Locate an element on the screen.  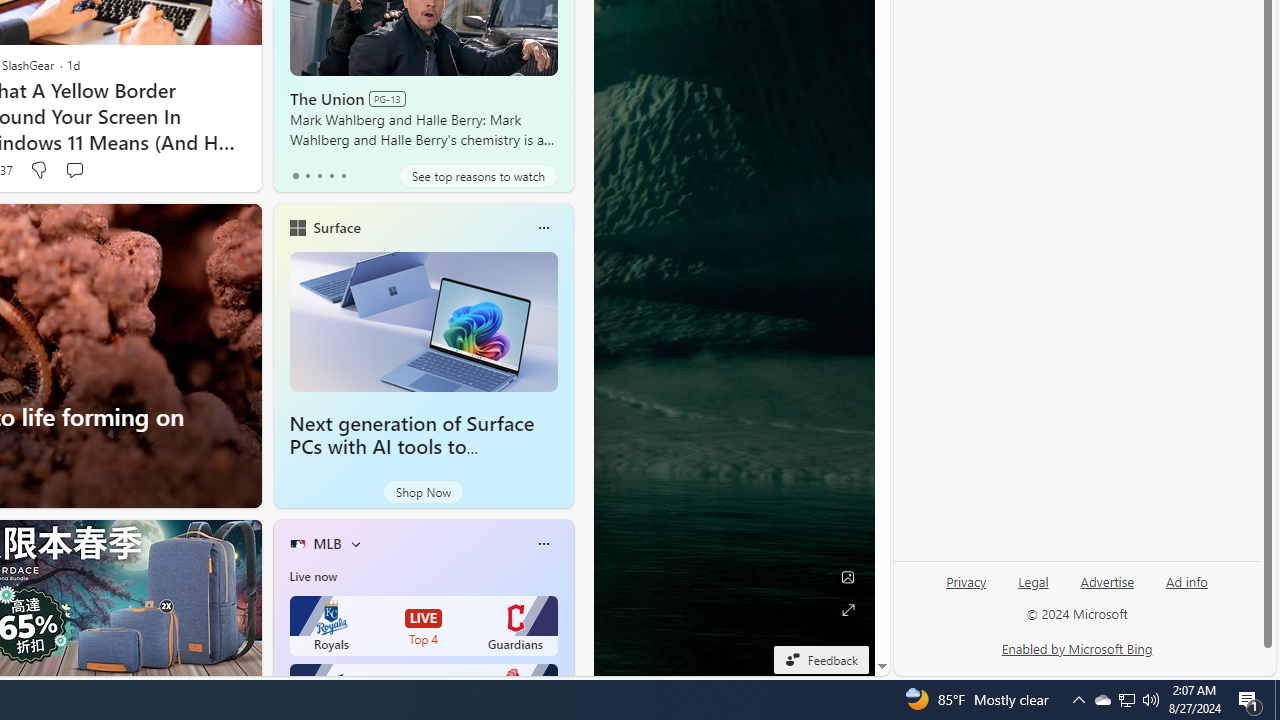
'tab-3' is located at coordinates (331, 175).